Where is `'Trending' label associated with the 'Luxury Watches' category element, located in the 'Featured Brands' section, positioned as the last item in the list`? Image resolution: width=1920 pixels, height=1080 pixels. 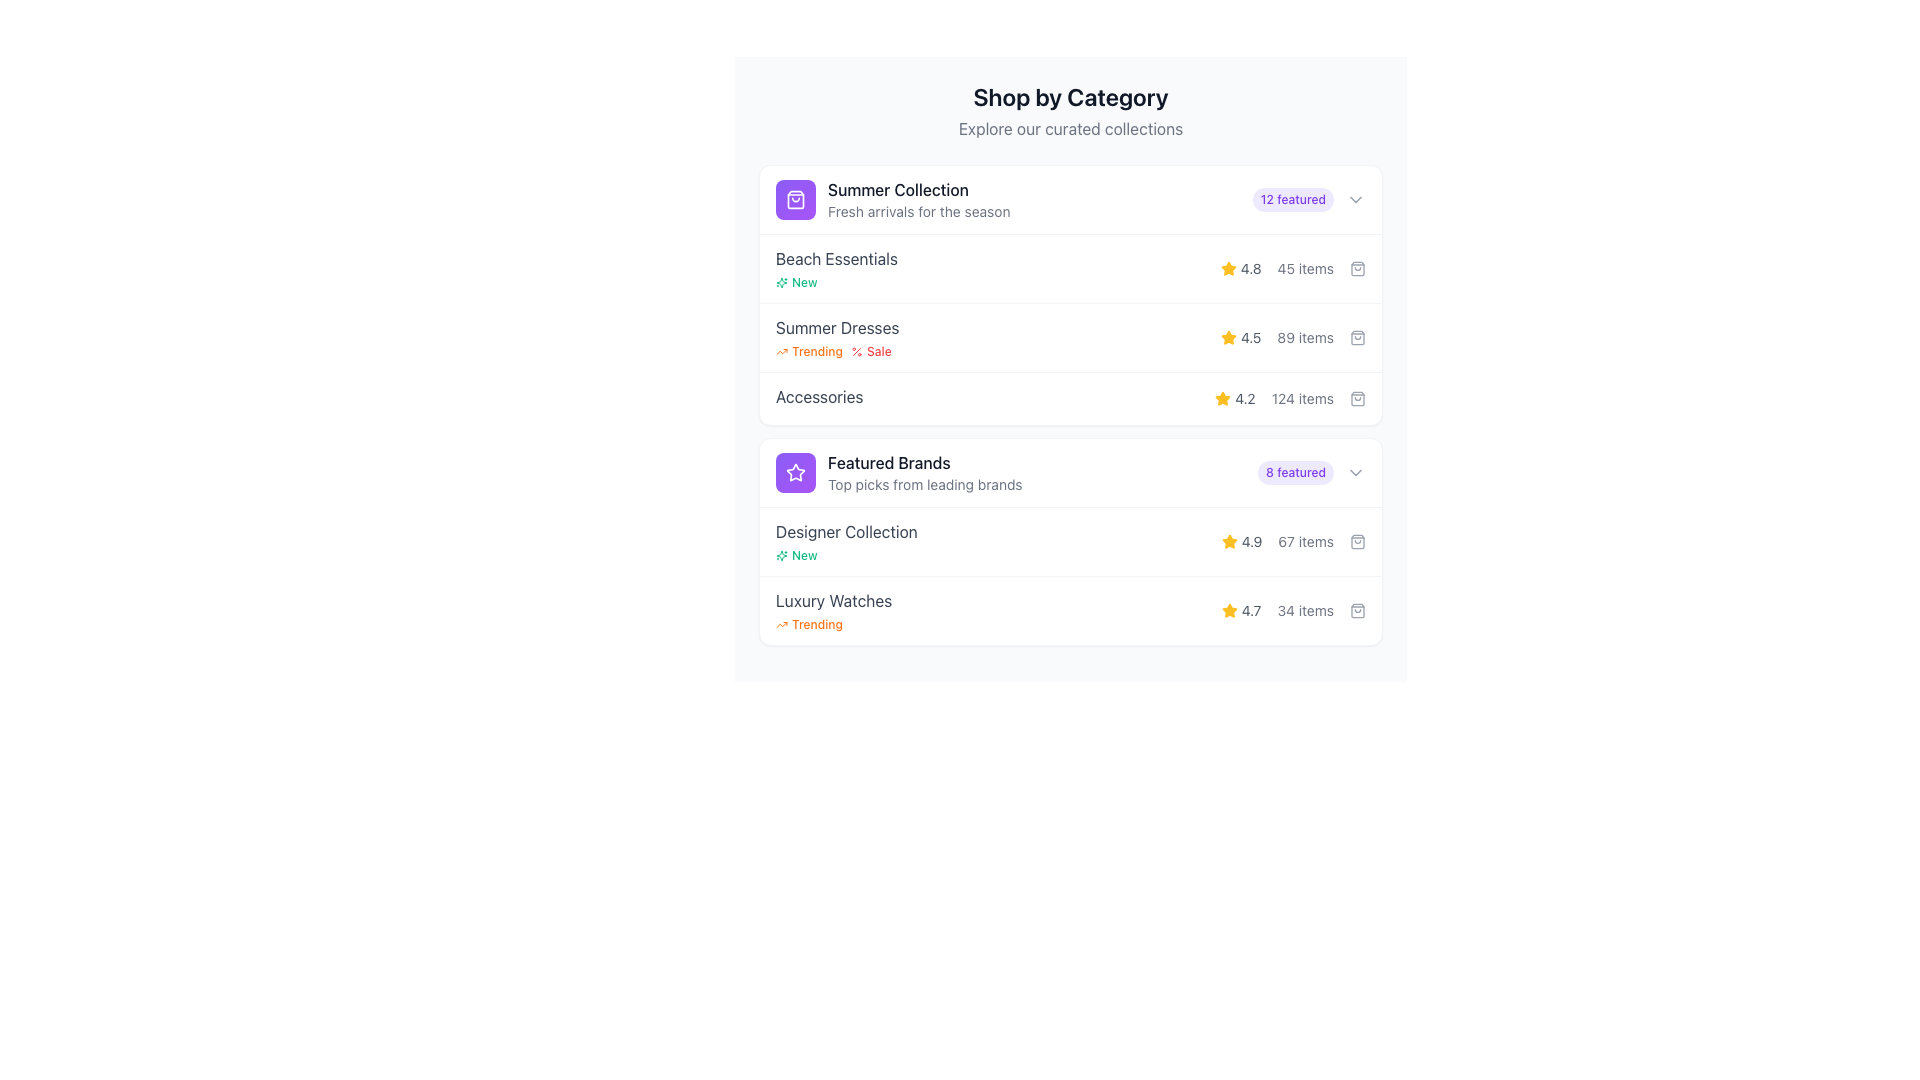 'Trending' label associated with the 'Luxury Watches' category element, located in the 'Featured Brands' section, positioned as the last item in the list is located at coordinates (834, 609).